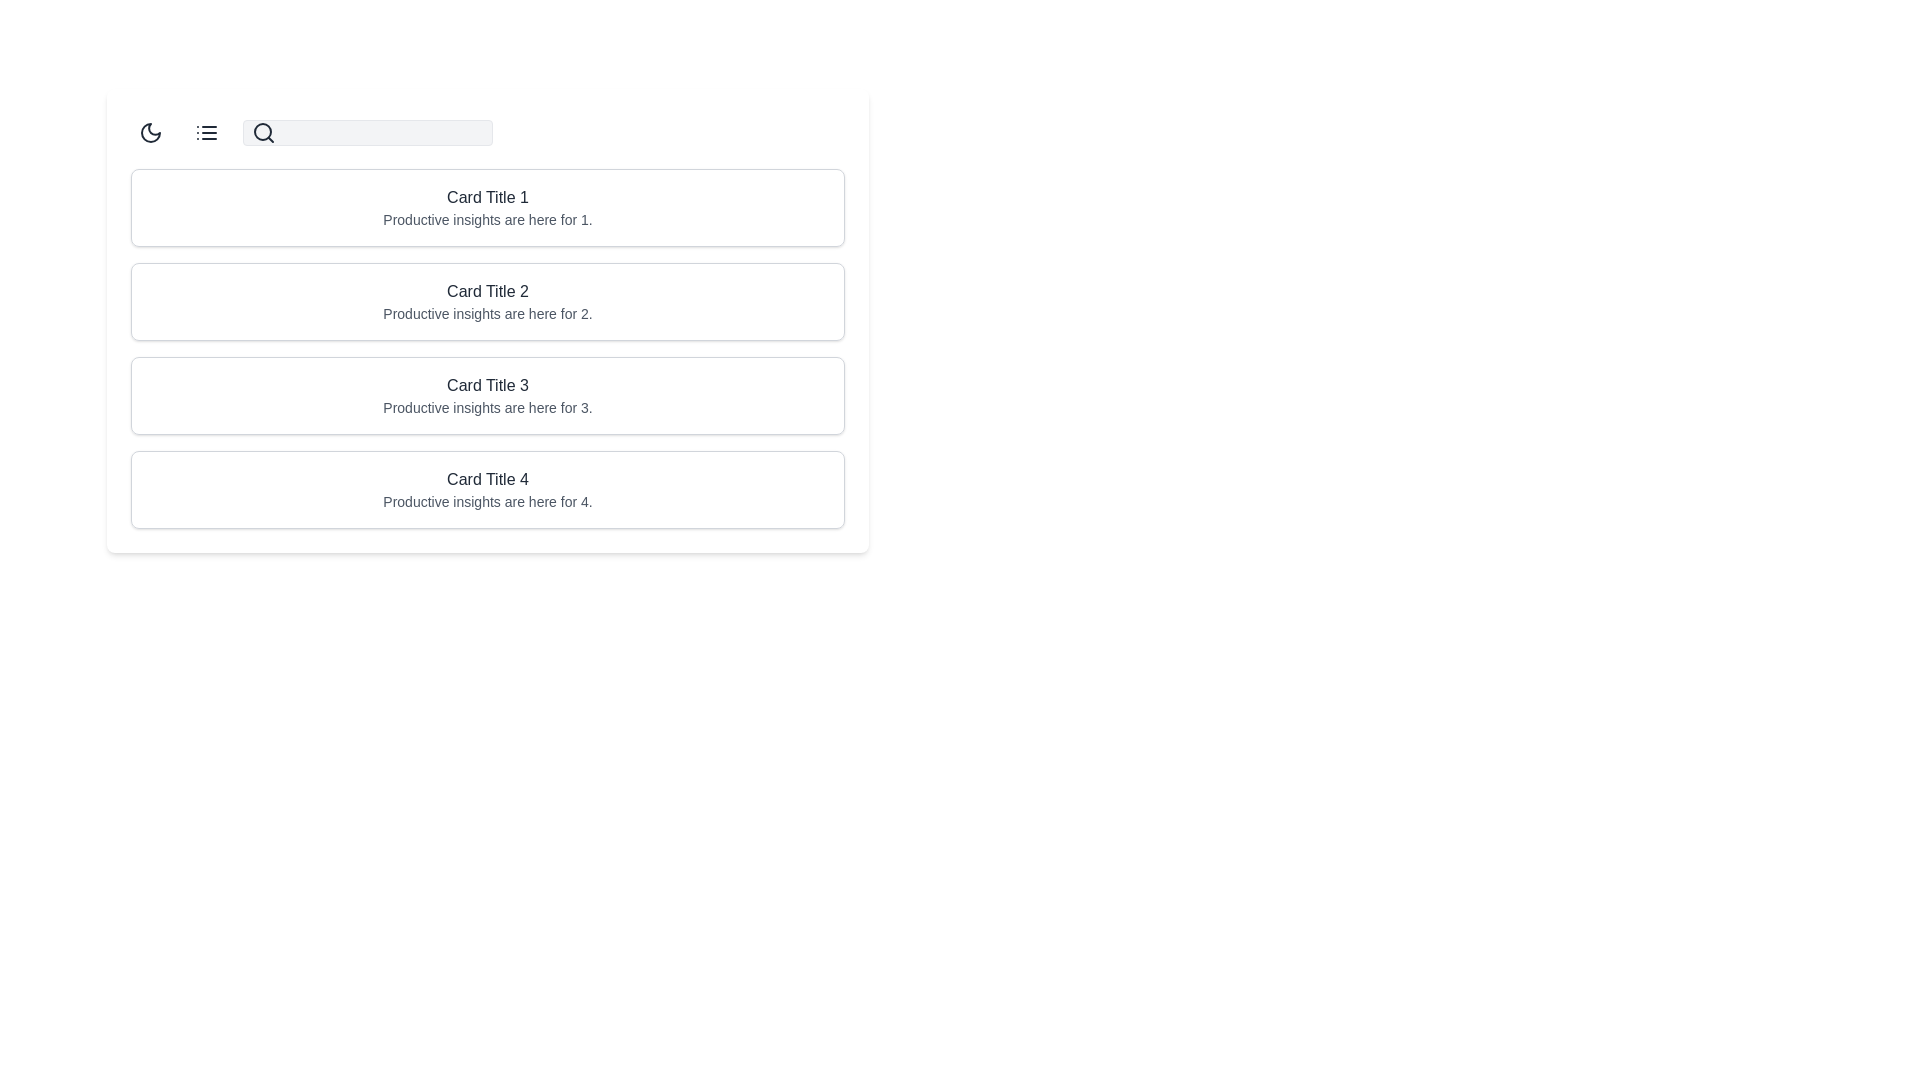 The width and height of the screenshot is (1920, 1080). Describe the element at coordinates (488, 292) in the screenshot. I see `text content of the bold label 'Card Title 2' located at the top of the second card in a stacked list of cards` at that location.